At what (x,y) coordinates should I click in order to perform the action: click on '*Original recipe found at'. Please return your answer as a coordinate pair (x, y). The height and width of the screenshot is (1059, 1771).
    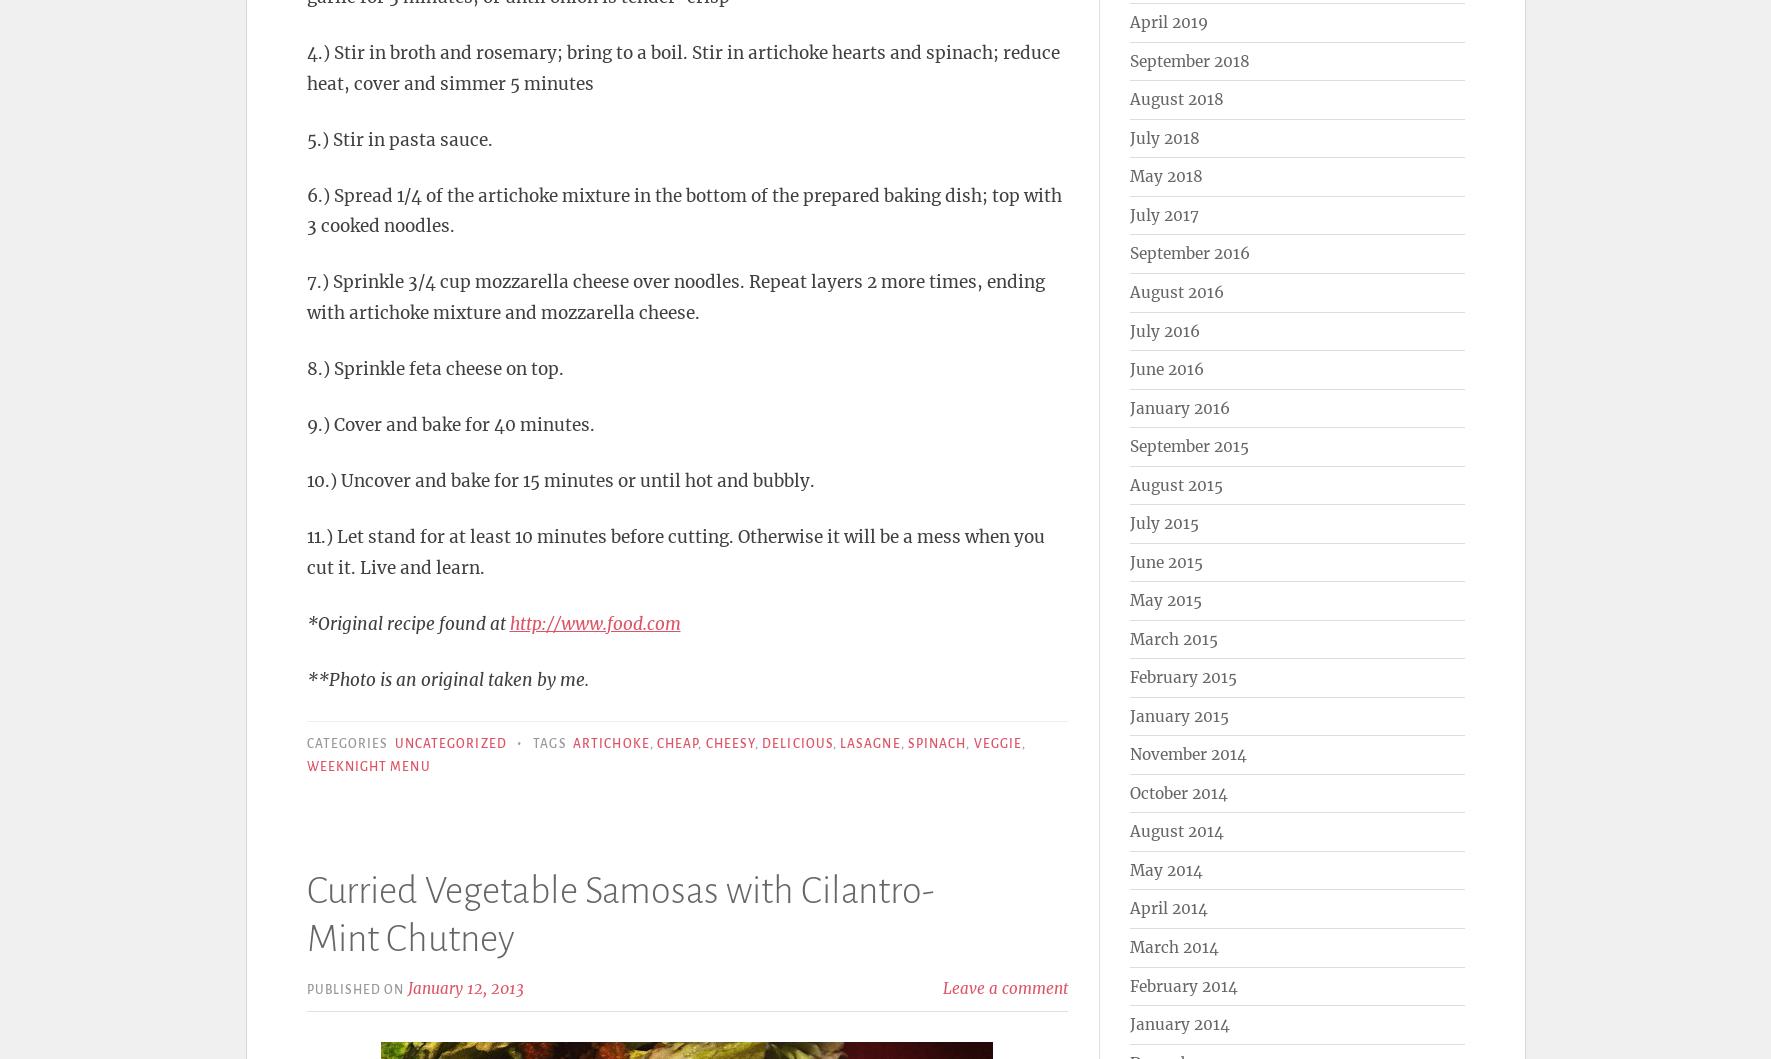
    Looking at the image, I should click on (305, 622).